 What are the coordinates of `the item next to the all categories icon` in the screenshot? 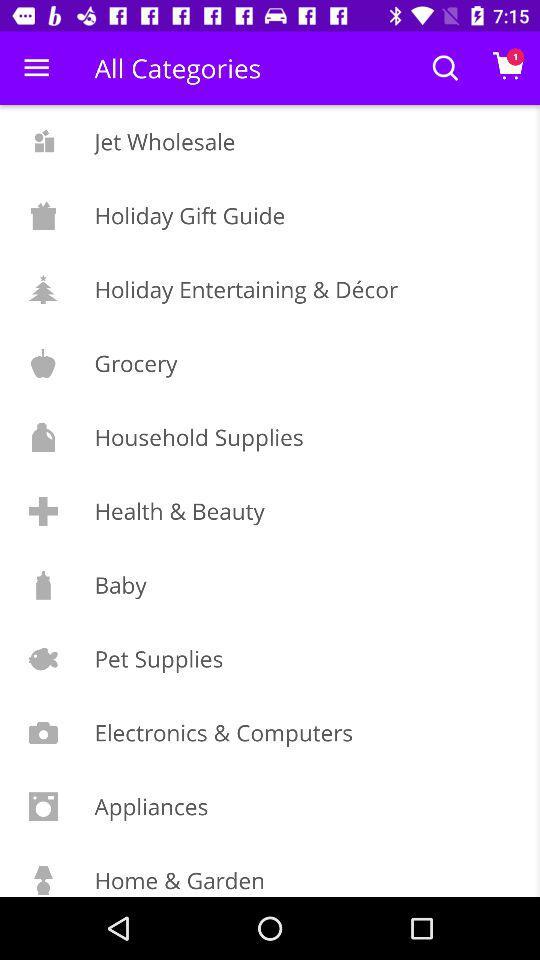 It's located at (36, 68).